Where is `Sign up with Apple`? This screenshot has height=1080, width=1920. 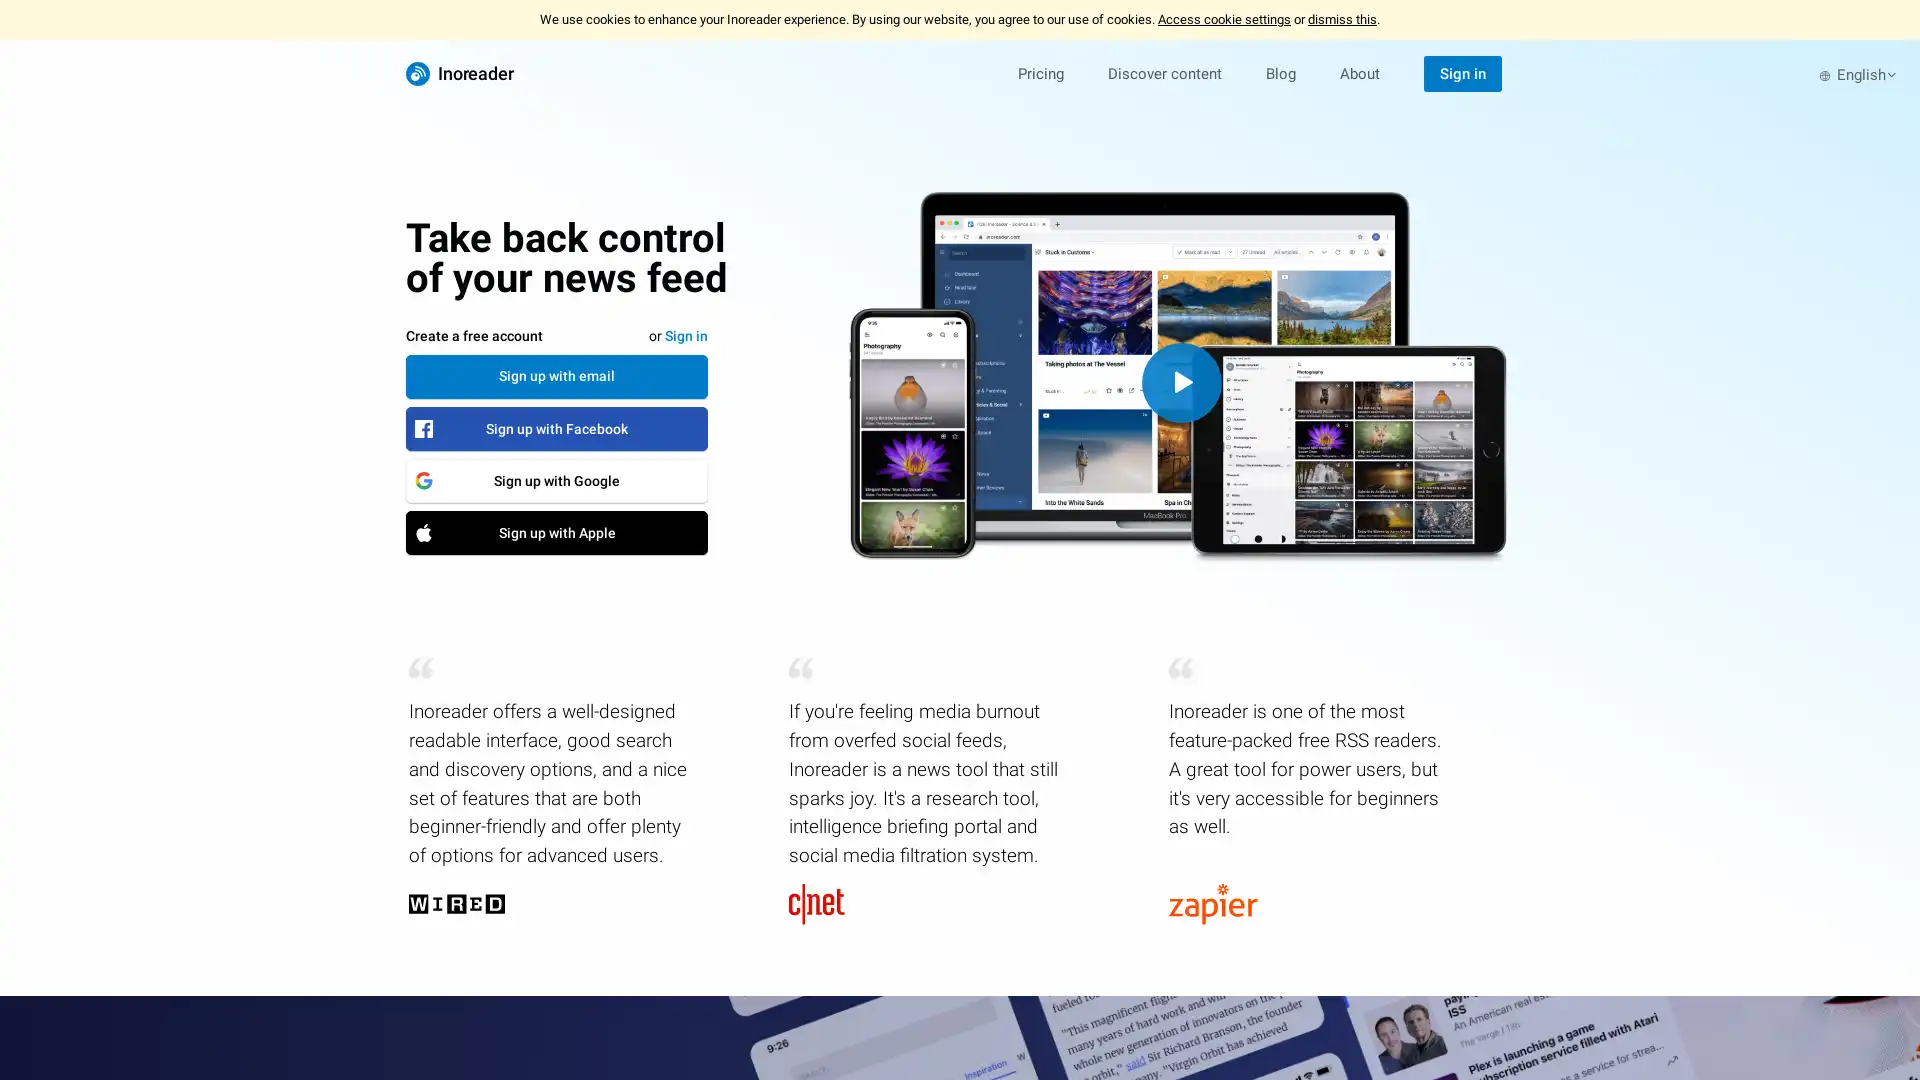
Sign up with Apple is located at coordinates (556, 531).